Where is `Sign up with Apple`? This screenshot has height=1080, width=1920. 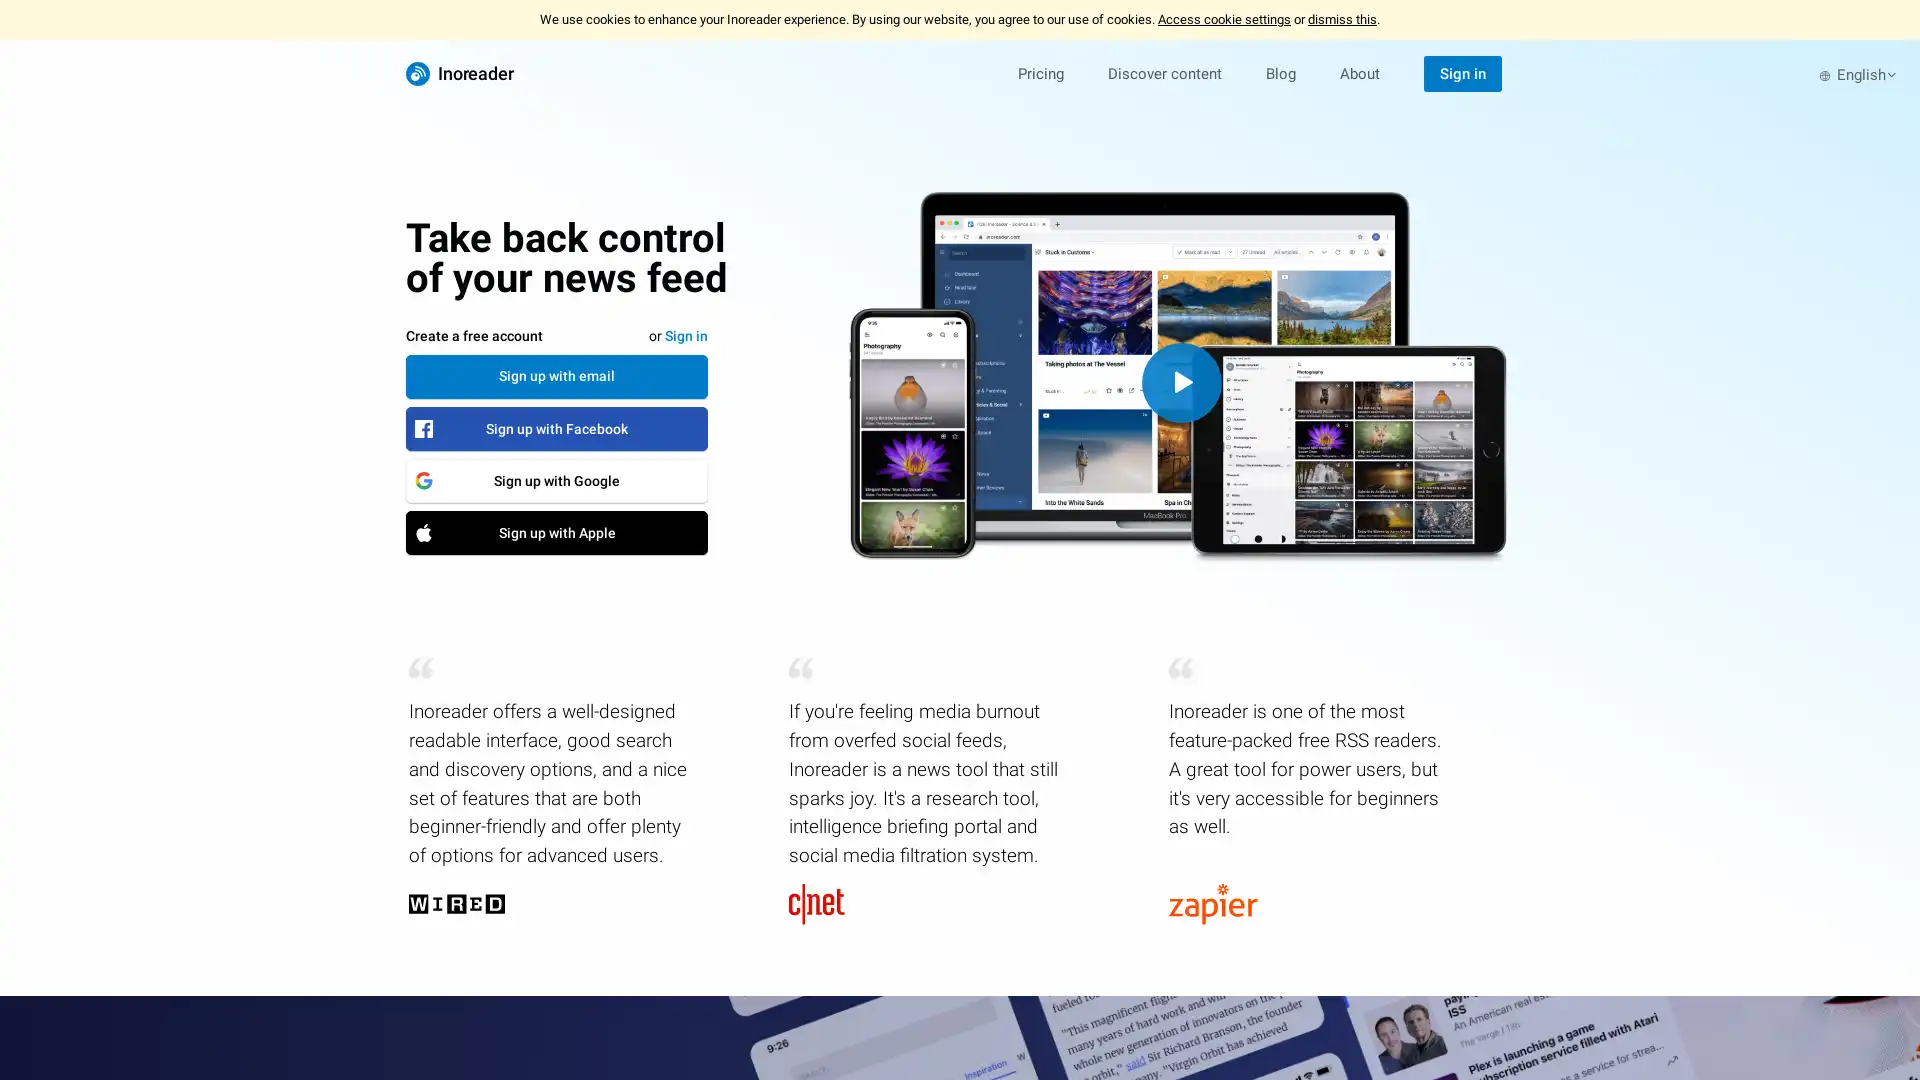
Sign up with Apple is located at coordinates (556, 531).